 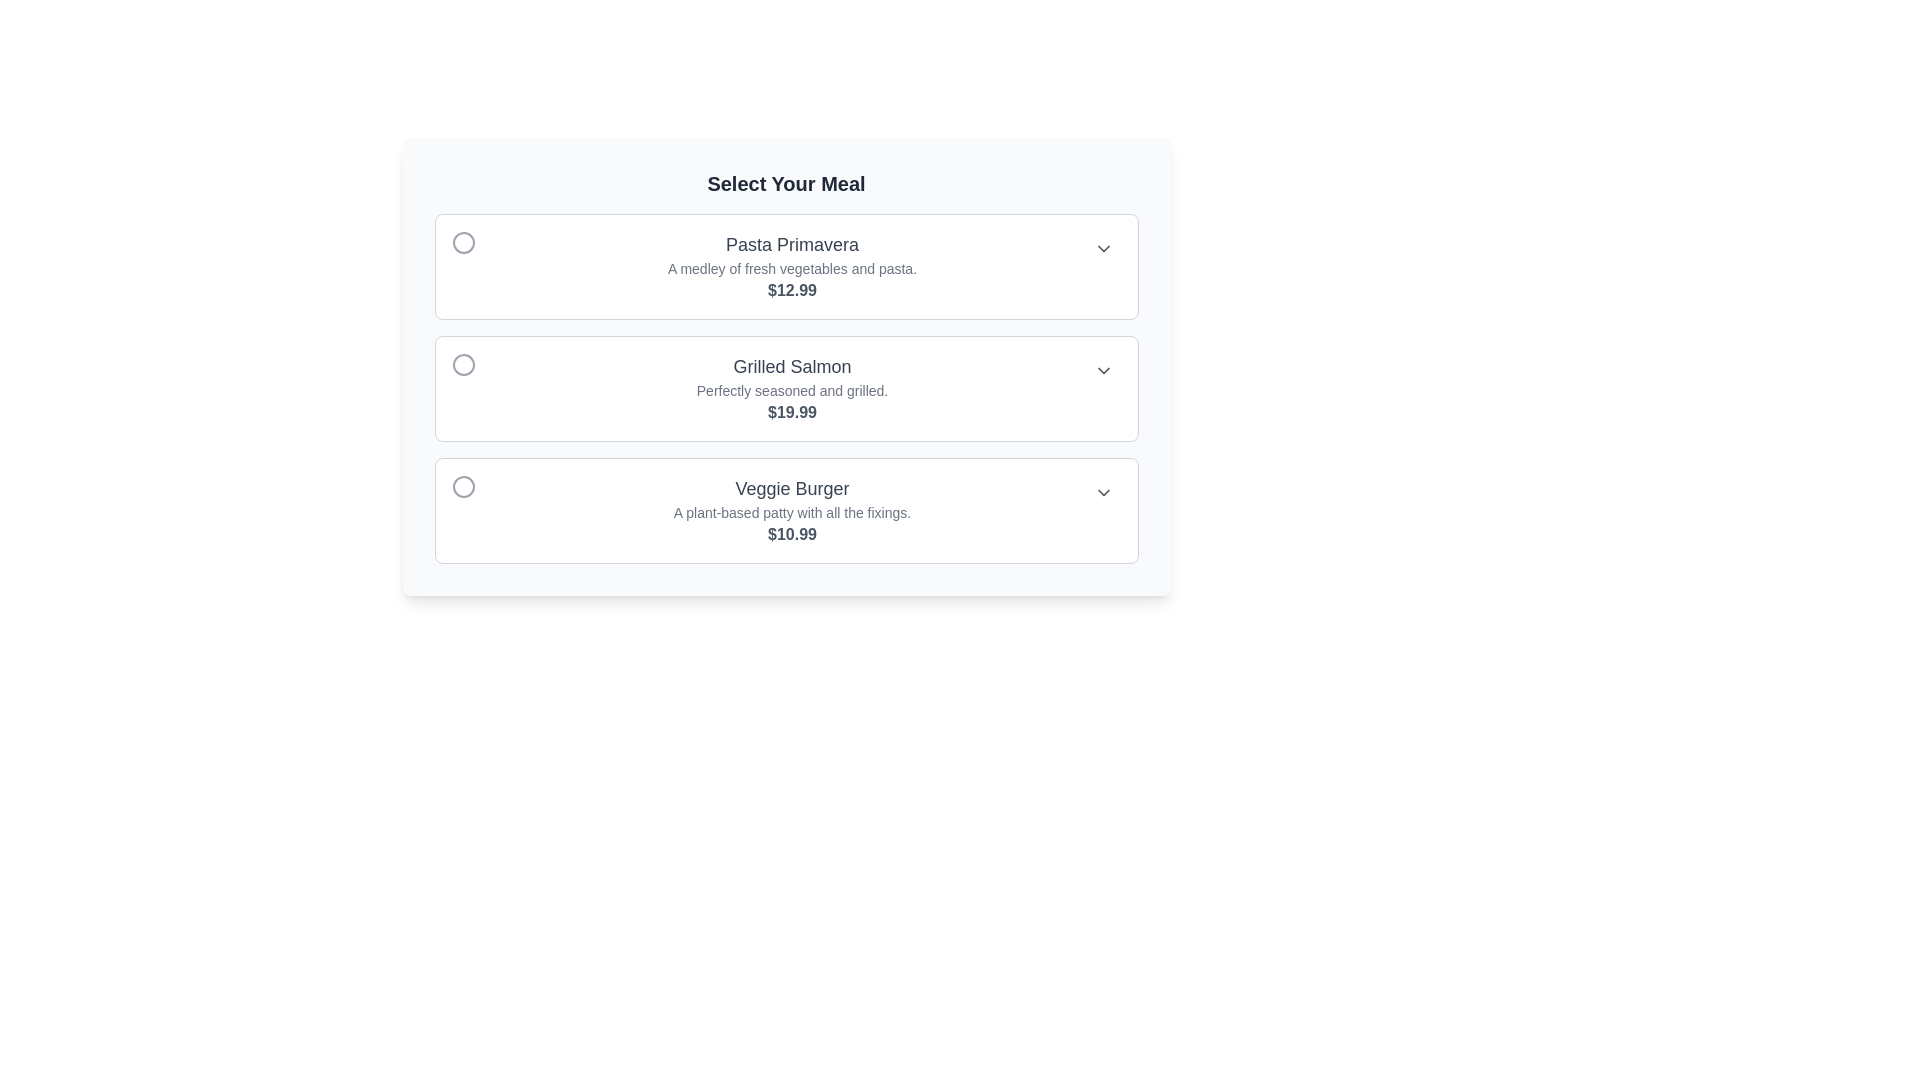 I want to click on the 'Veggie Burger' text block in the interactive menu, which is the third item in a vertical list of meal options, so click(x=791, y=509).